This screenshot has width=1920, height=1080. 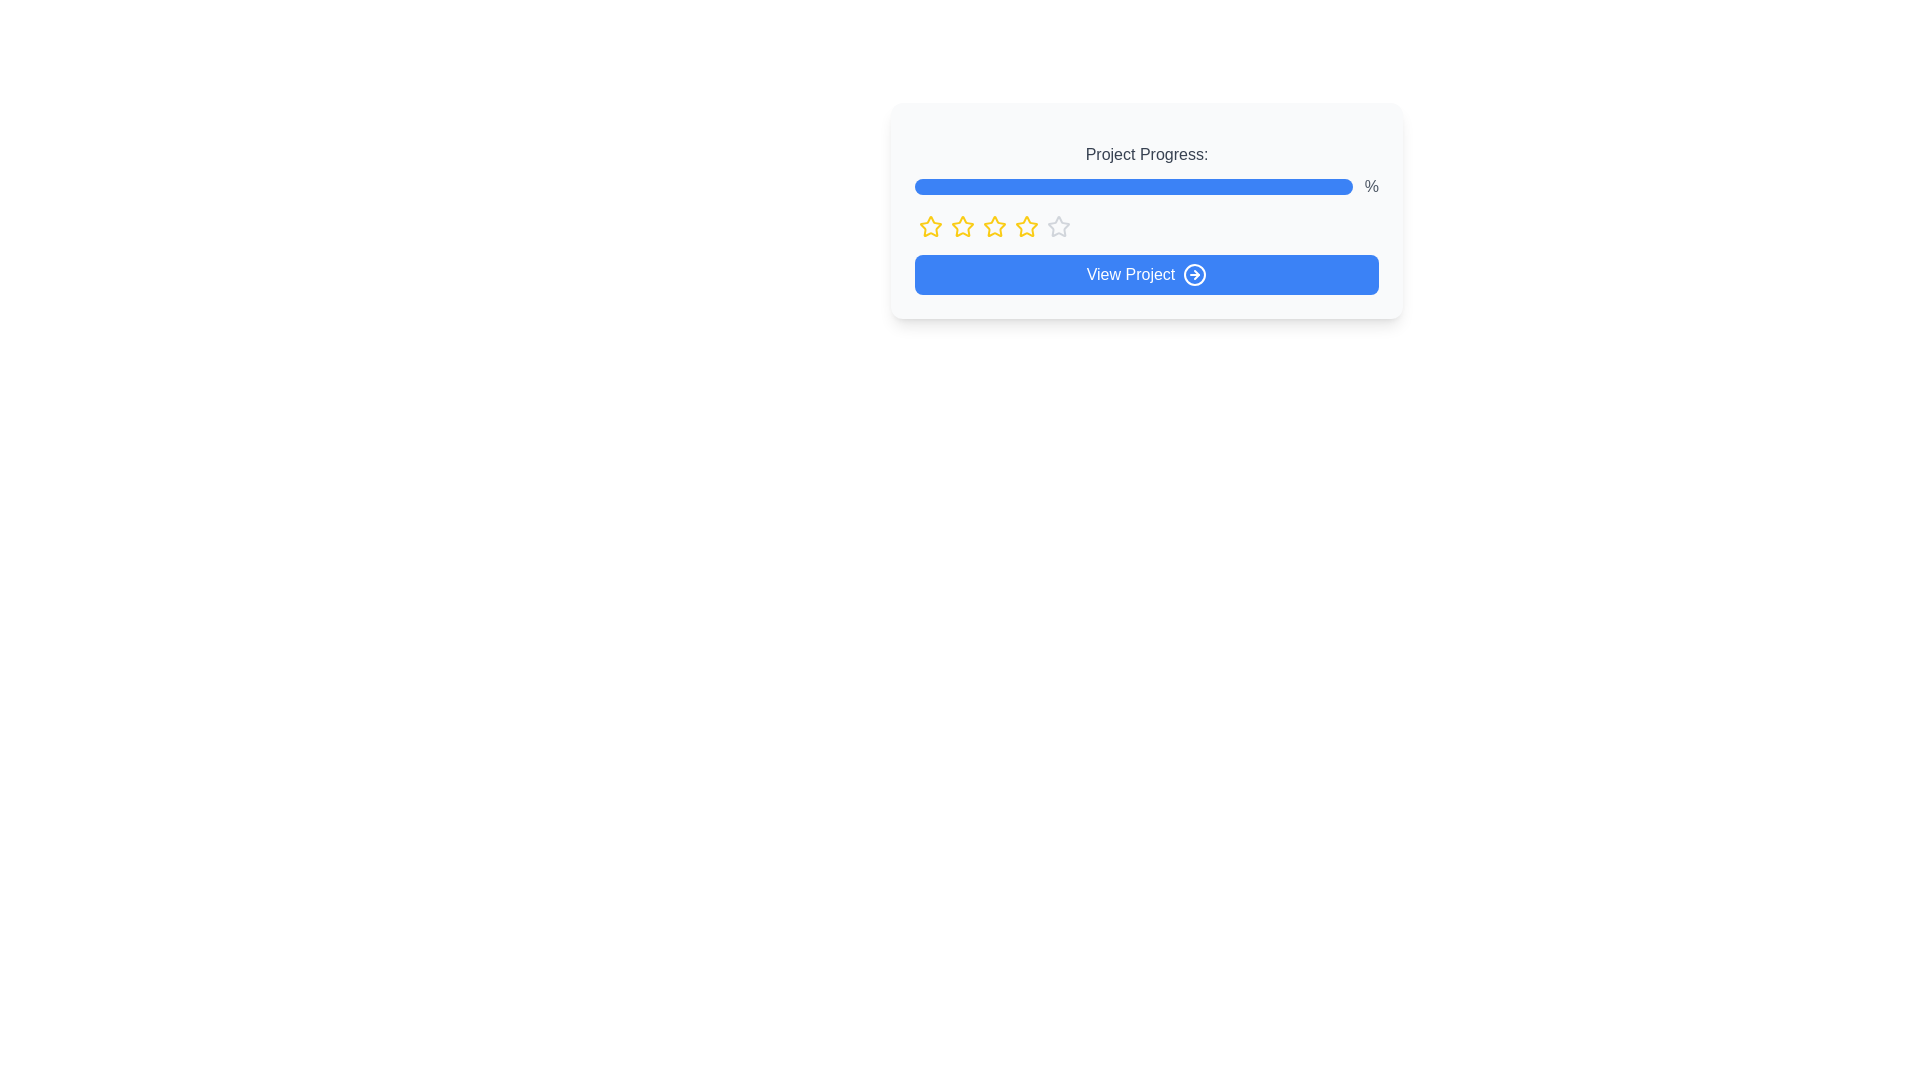 What do you see at coordinates (1229, 186) in the screenshot?
I see `progress` at bounding box center [1229, 186].